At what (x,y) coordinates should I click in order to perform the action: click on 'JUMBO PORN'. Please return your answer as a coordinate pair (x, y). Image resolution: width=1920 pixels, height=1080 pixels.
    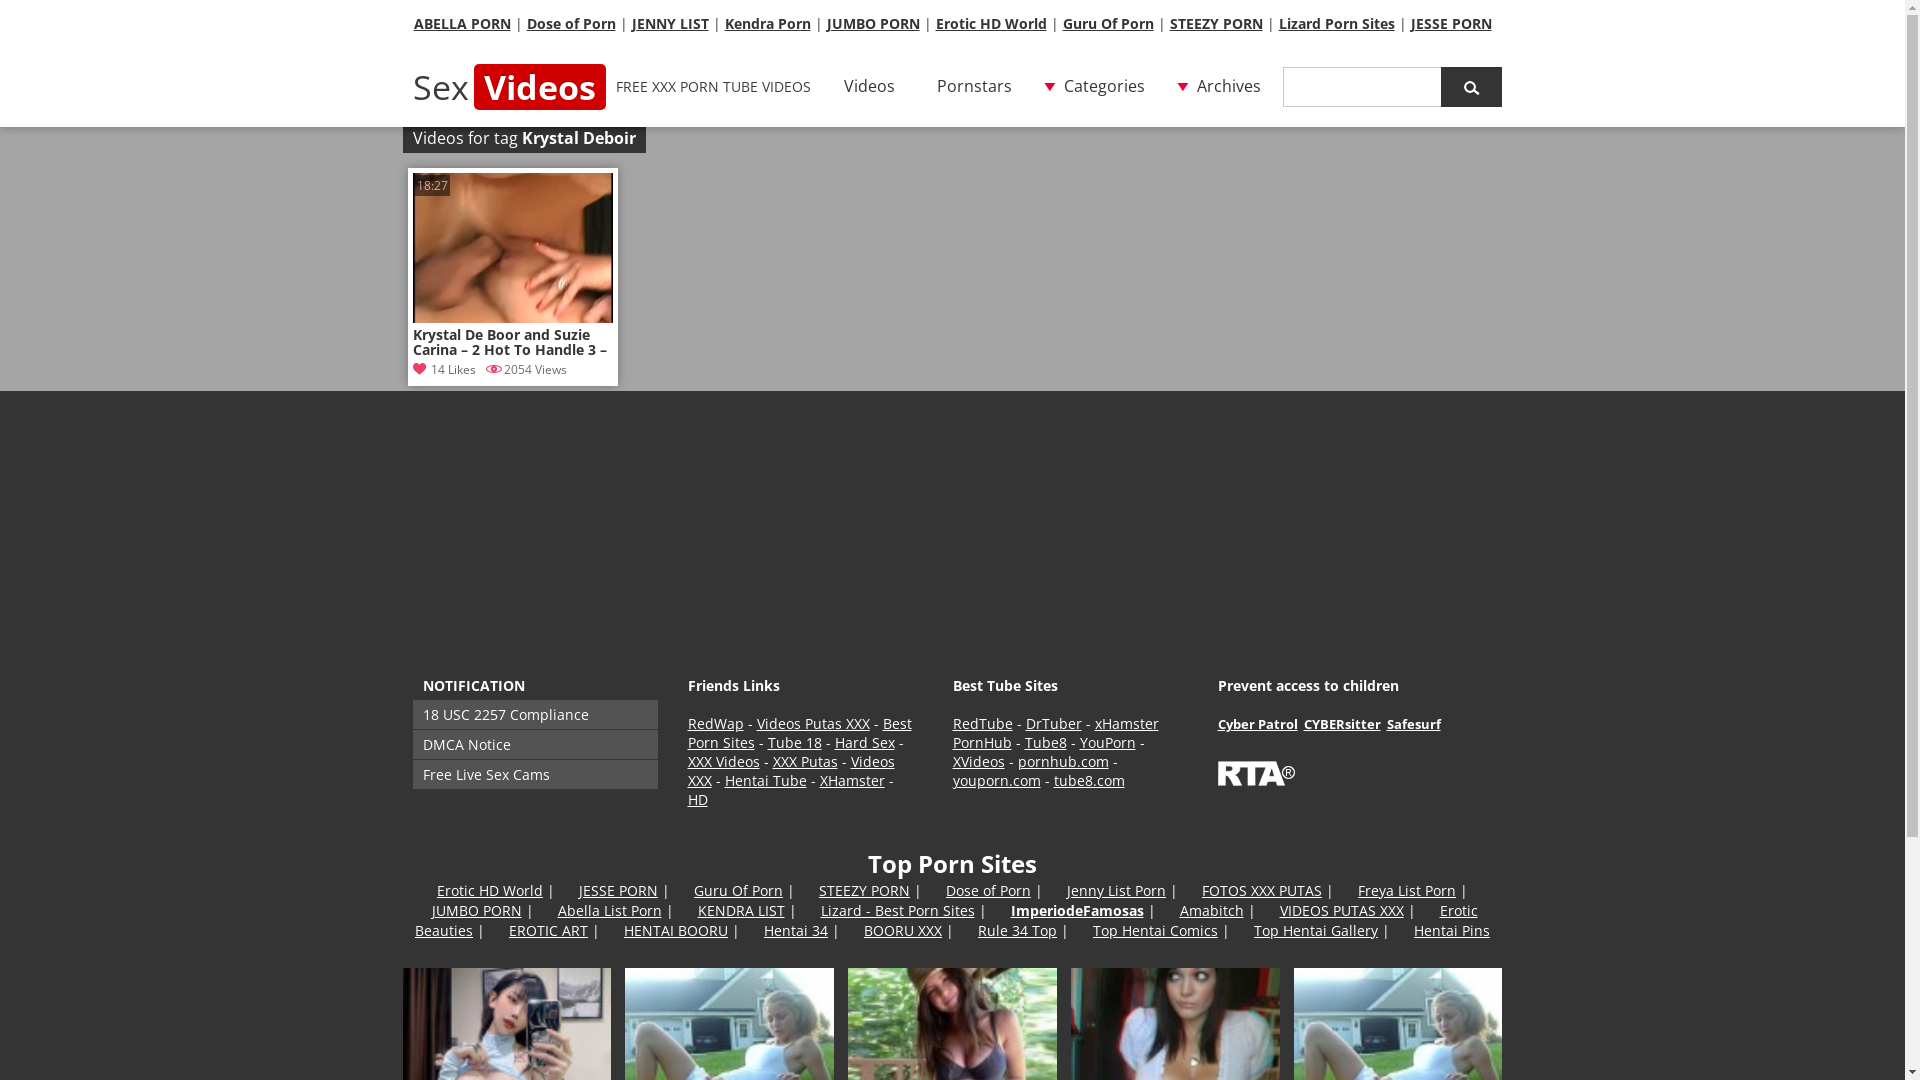
    Looking at the image, I should click on (475, 910).